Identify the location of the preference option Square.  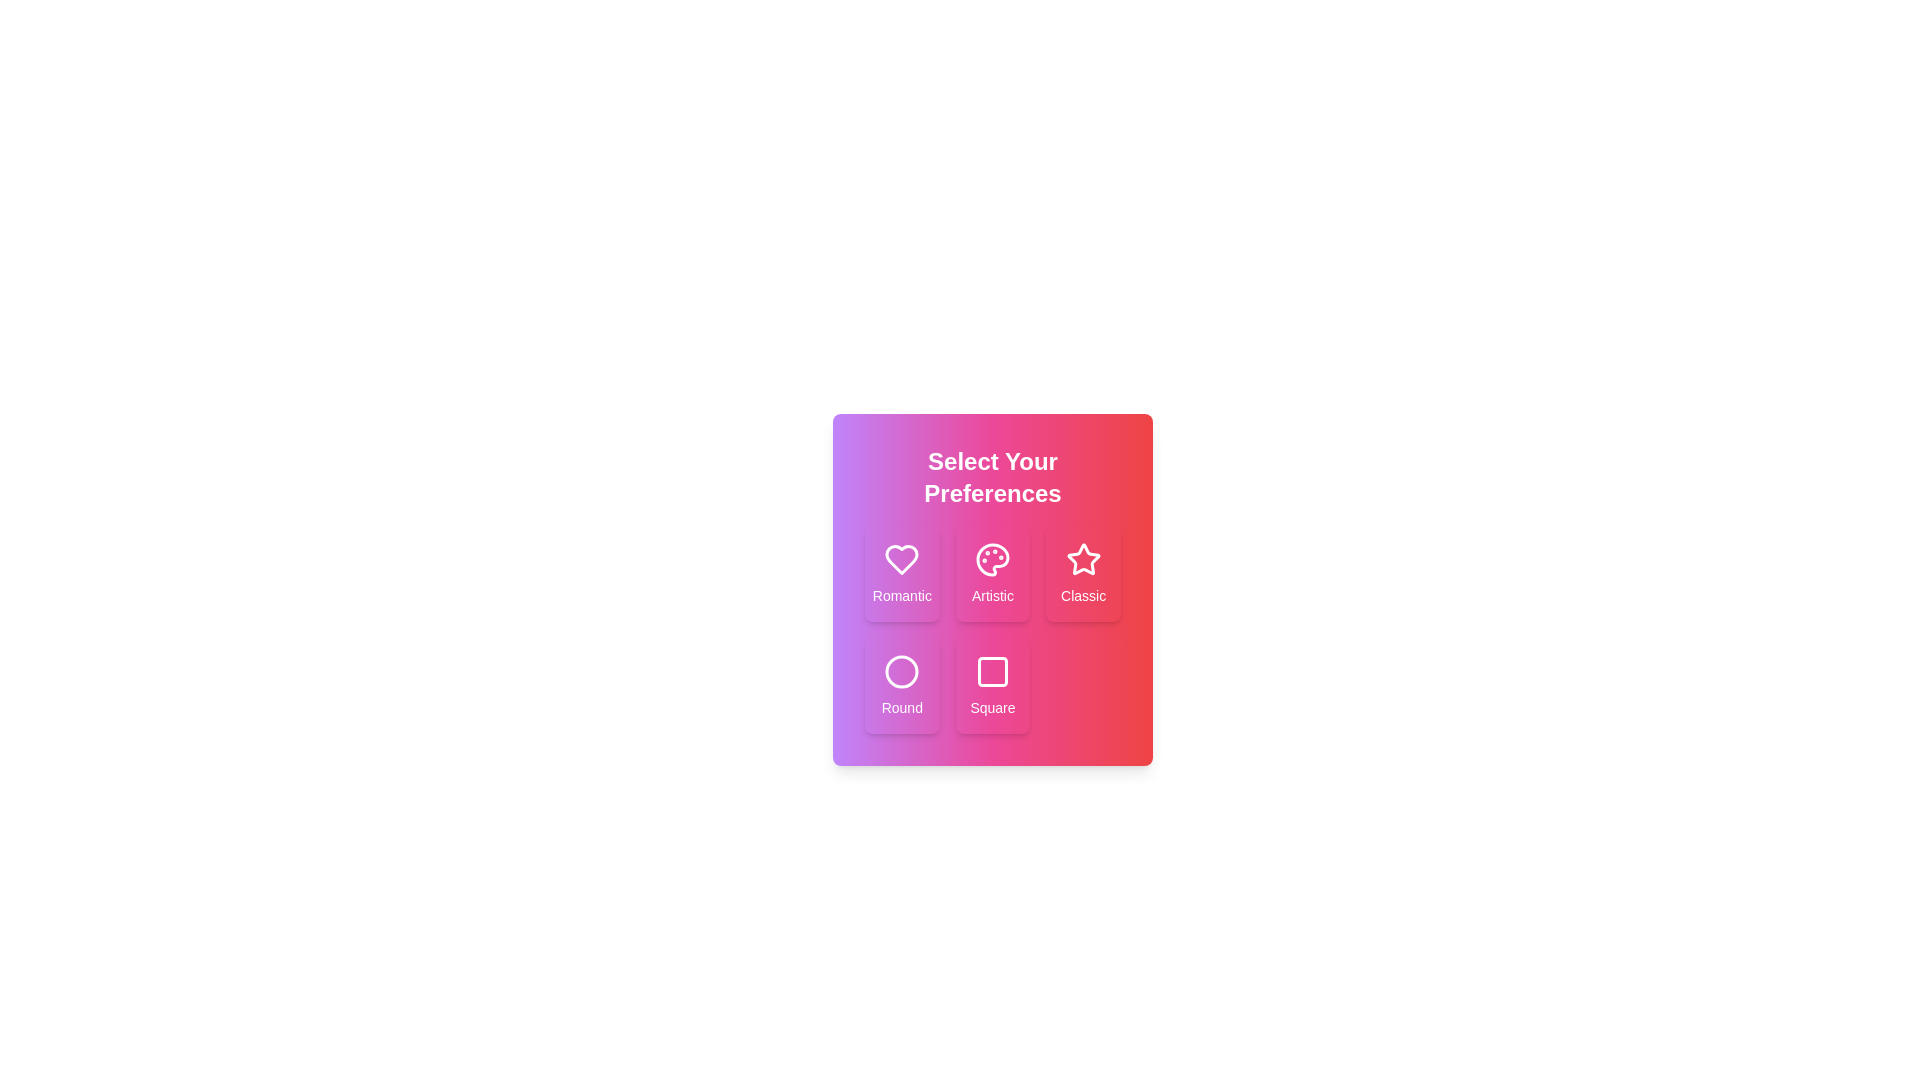
(993, 685).